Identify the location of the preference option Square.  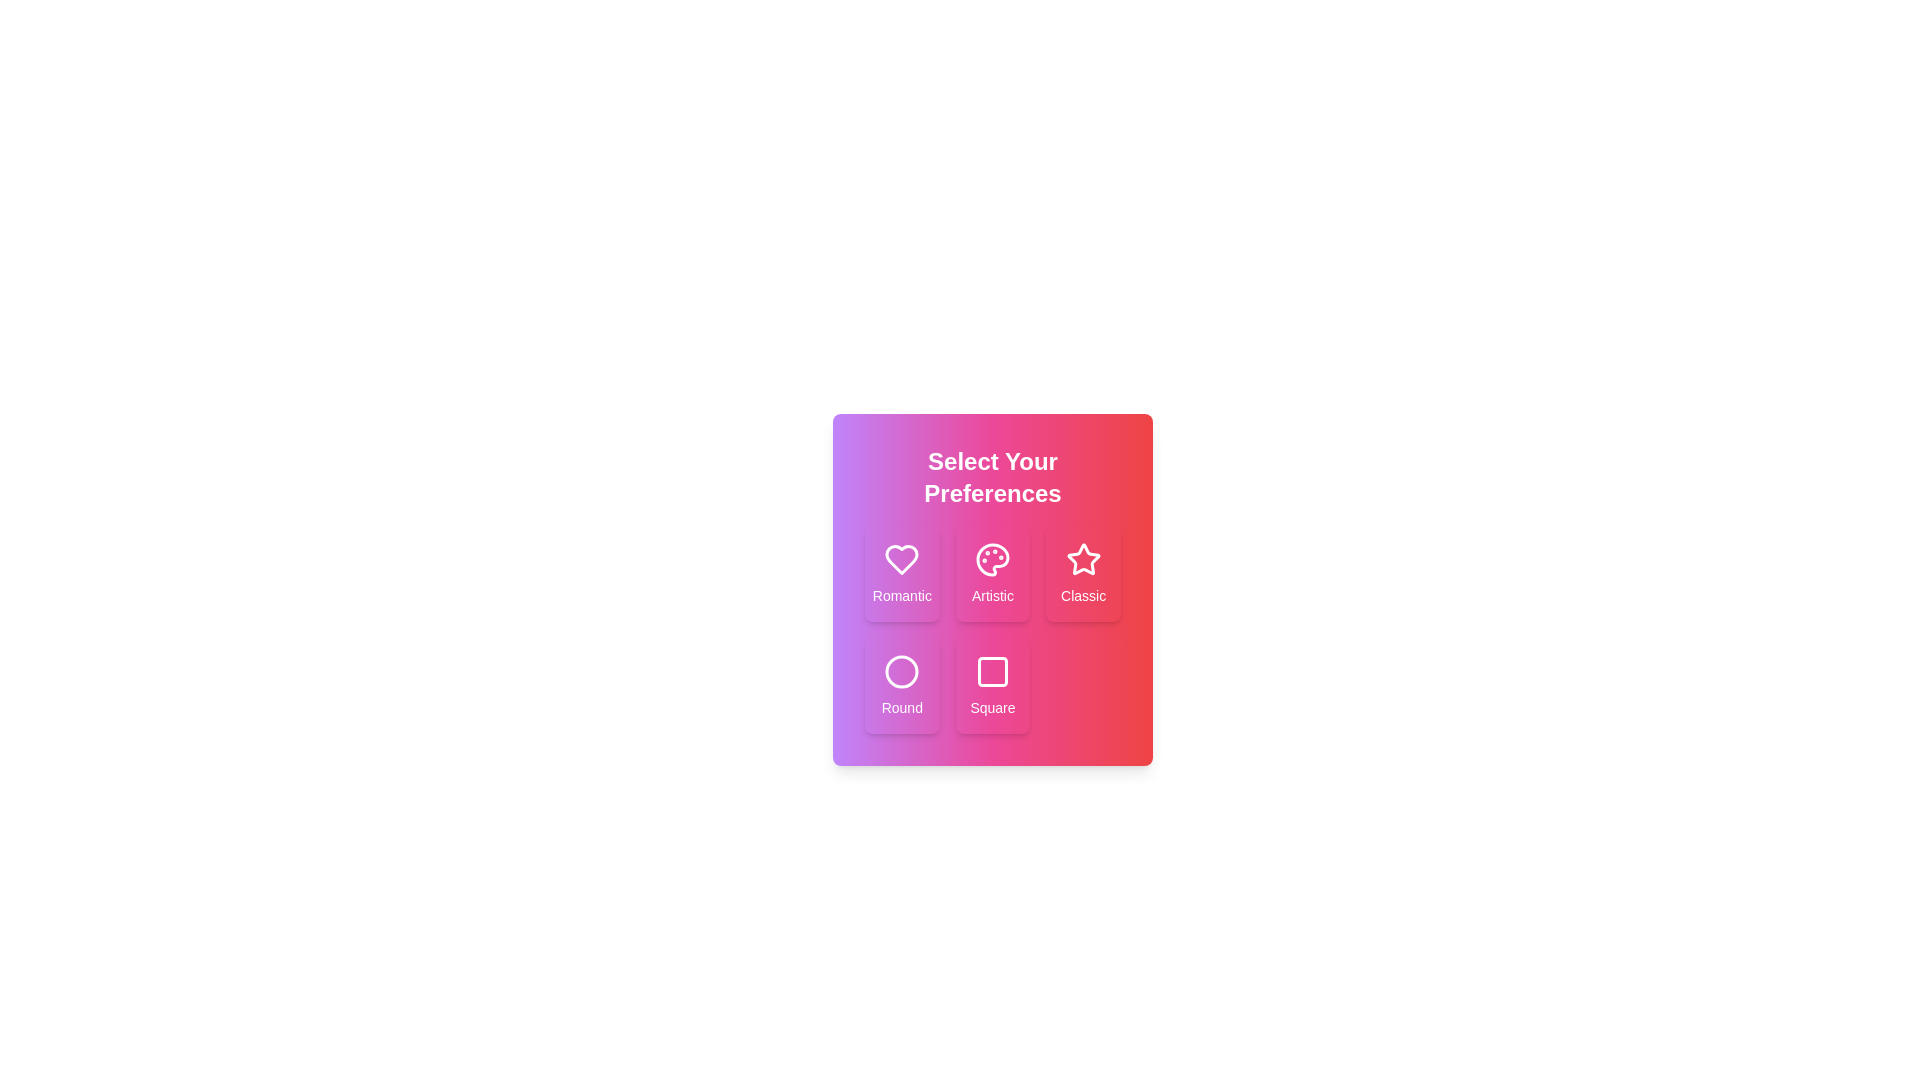
(993, 685).